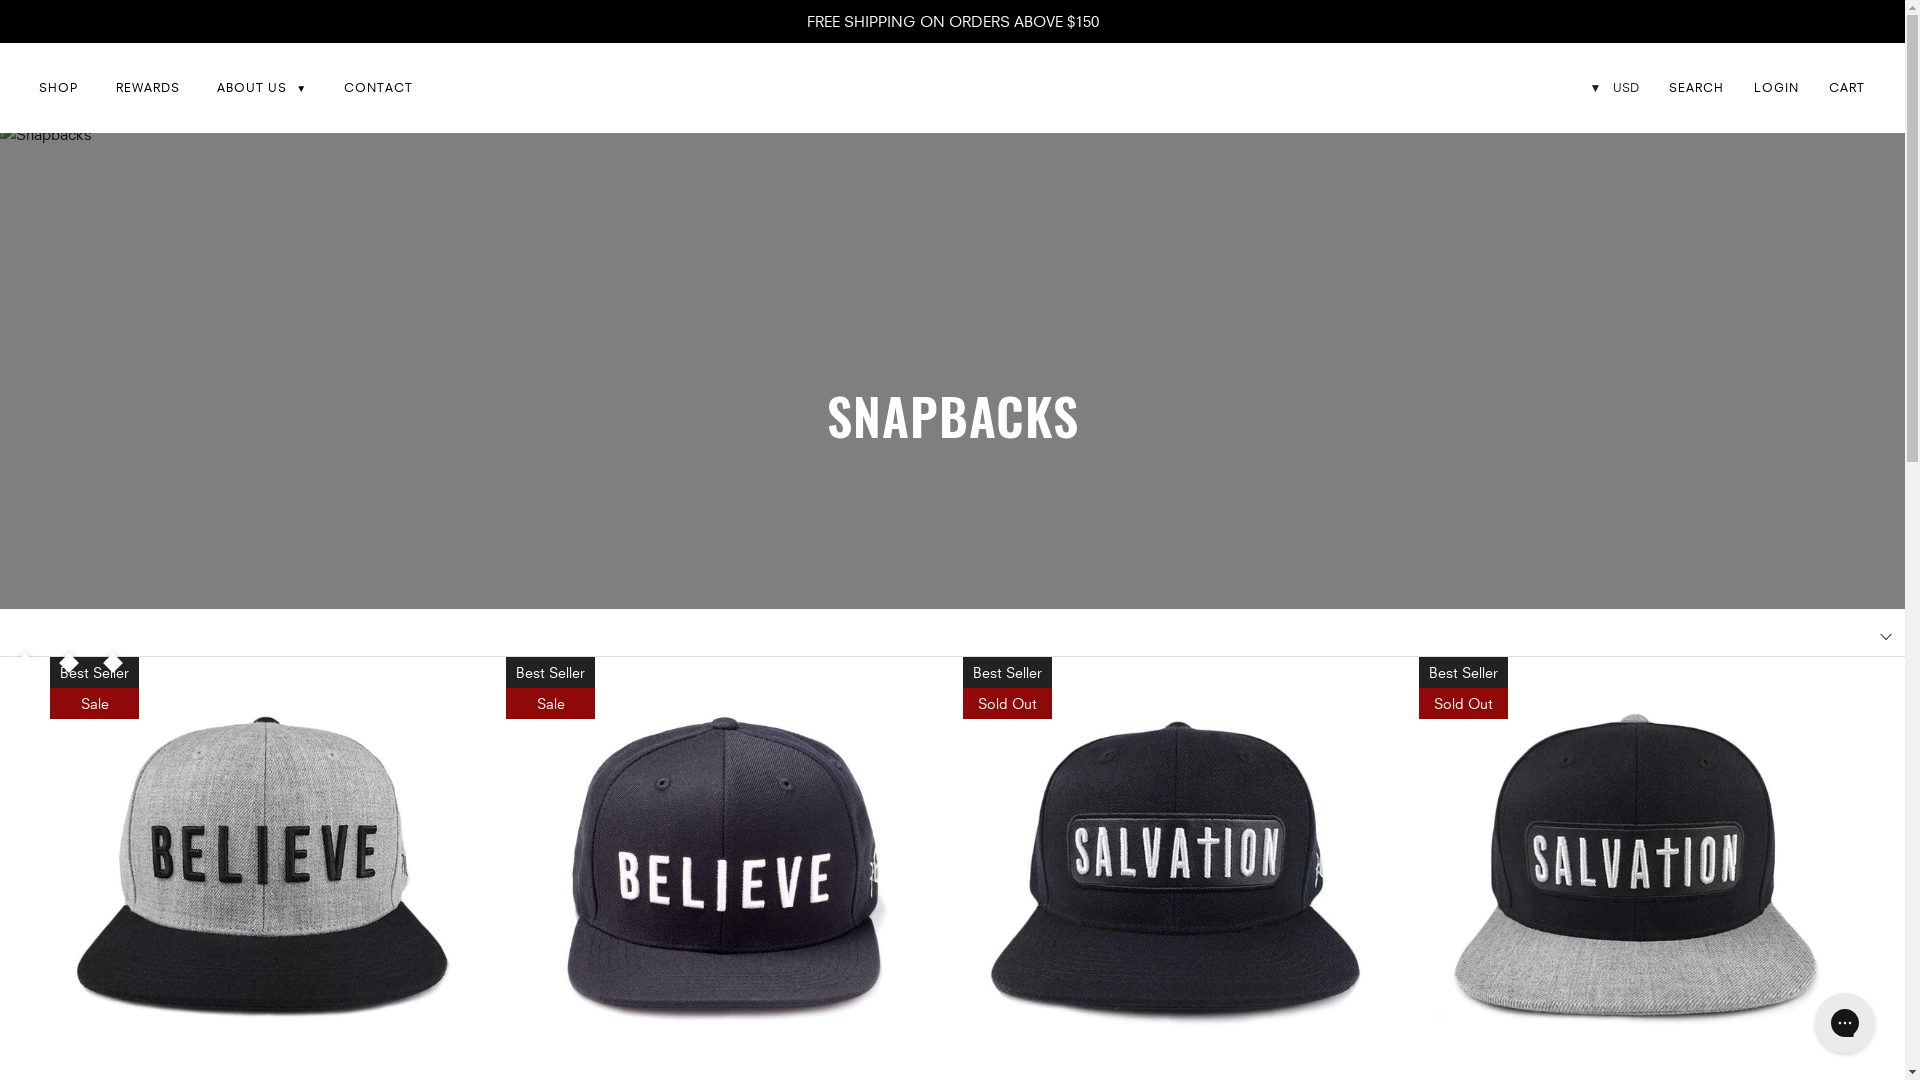  I want to click on 'EUR', so click(1612, 305).